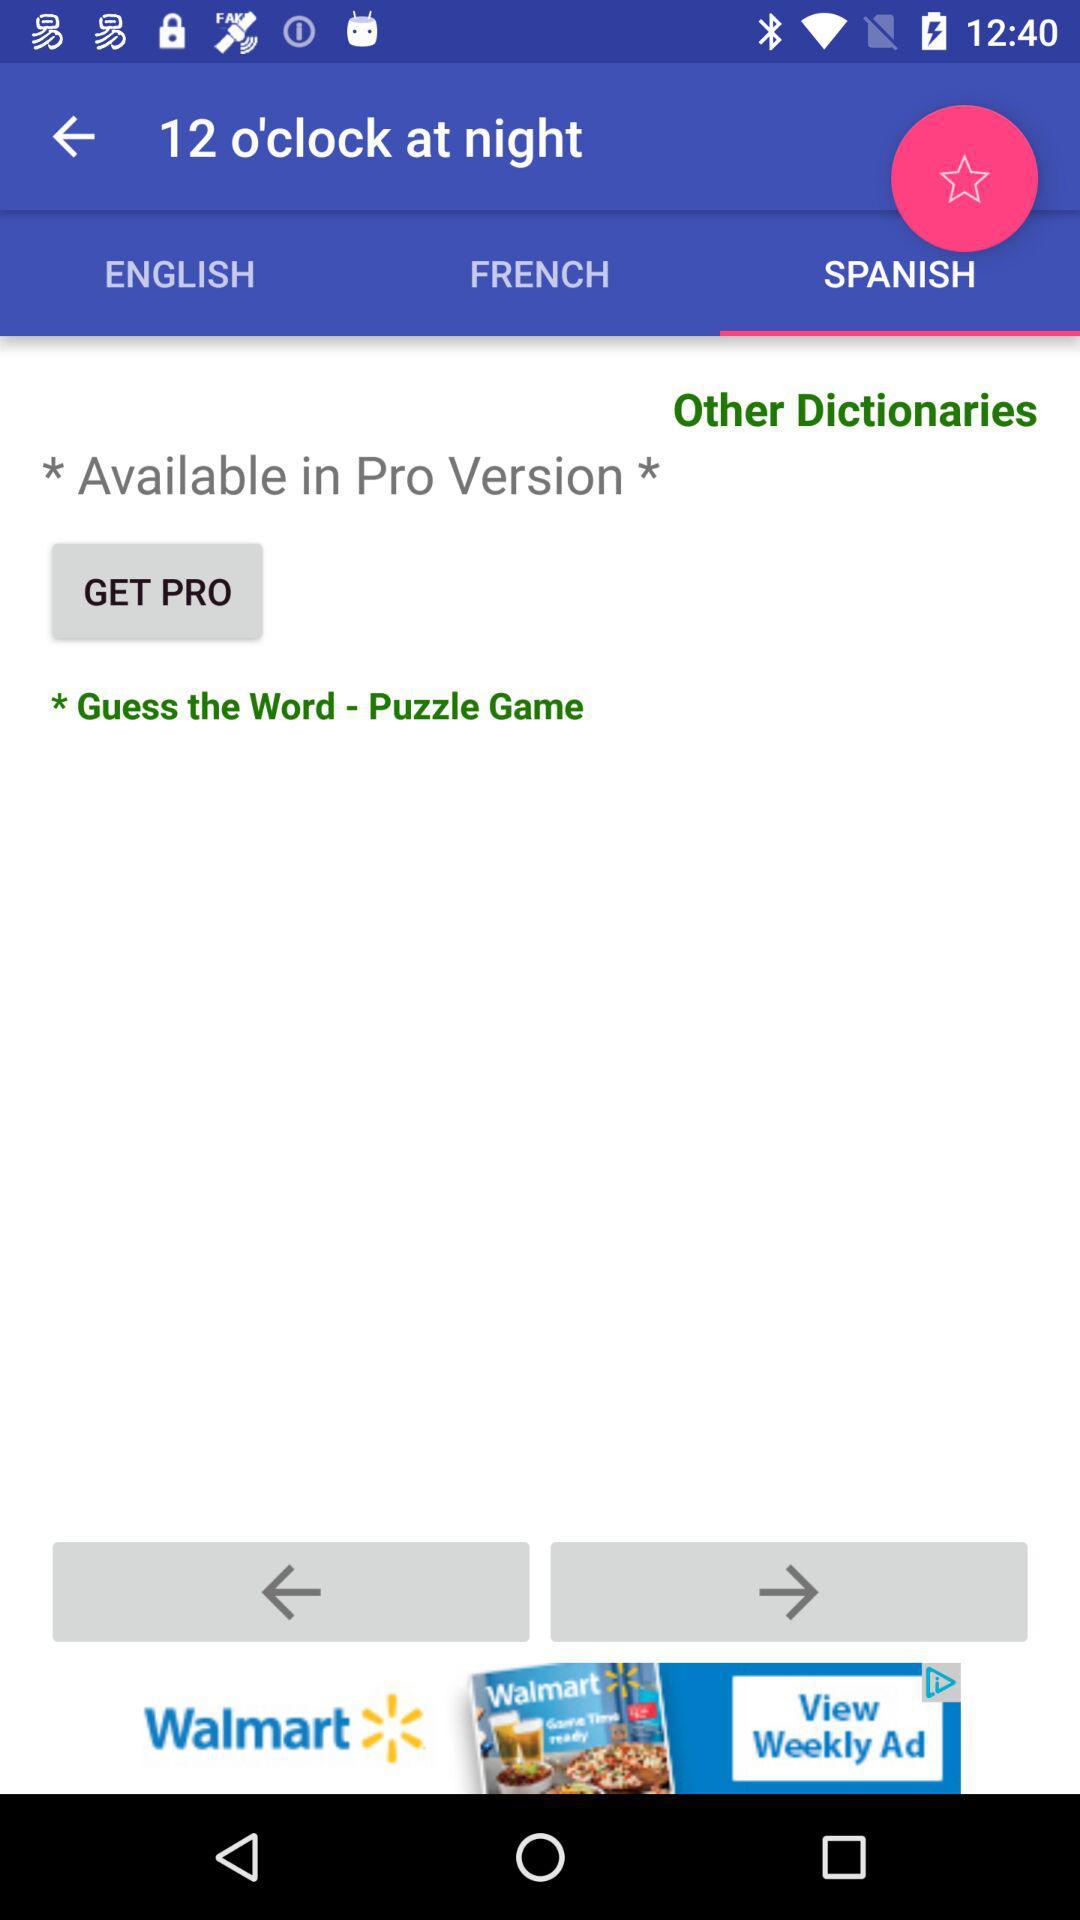 This screenshot has height=1920, width=1080. I want to click on to favorite, so click(963, 178).